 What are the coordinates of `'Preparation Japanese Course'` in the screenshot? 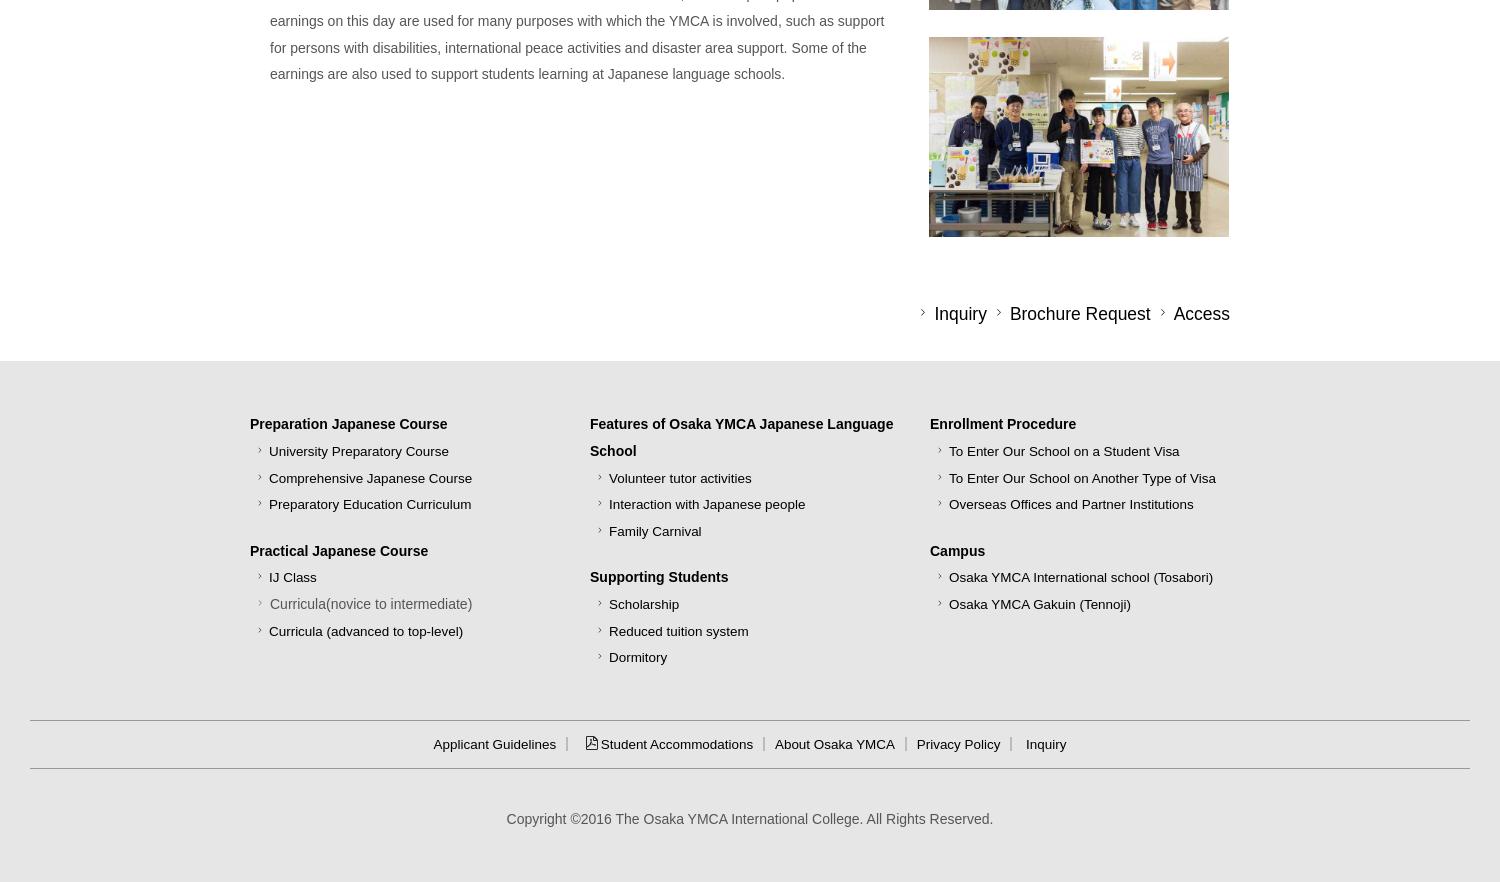 It's located at (250, 422).